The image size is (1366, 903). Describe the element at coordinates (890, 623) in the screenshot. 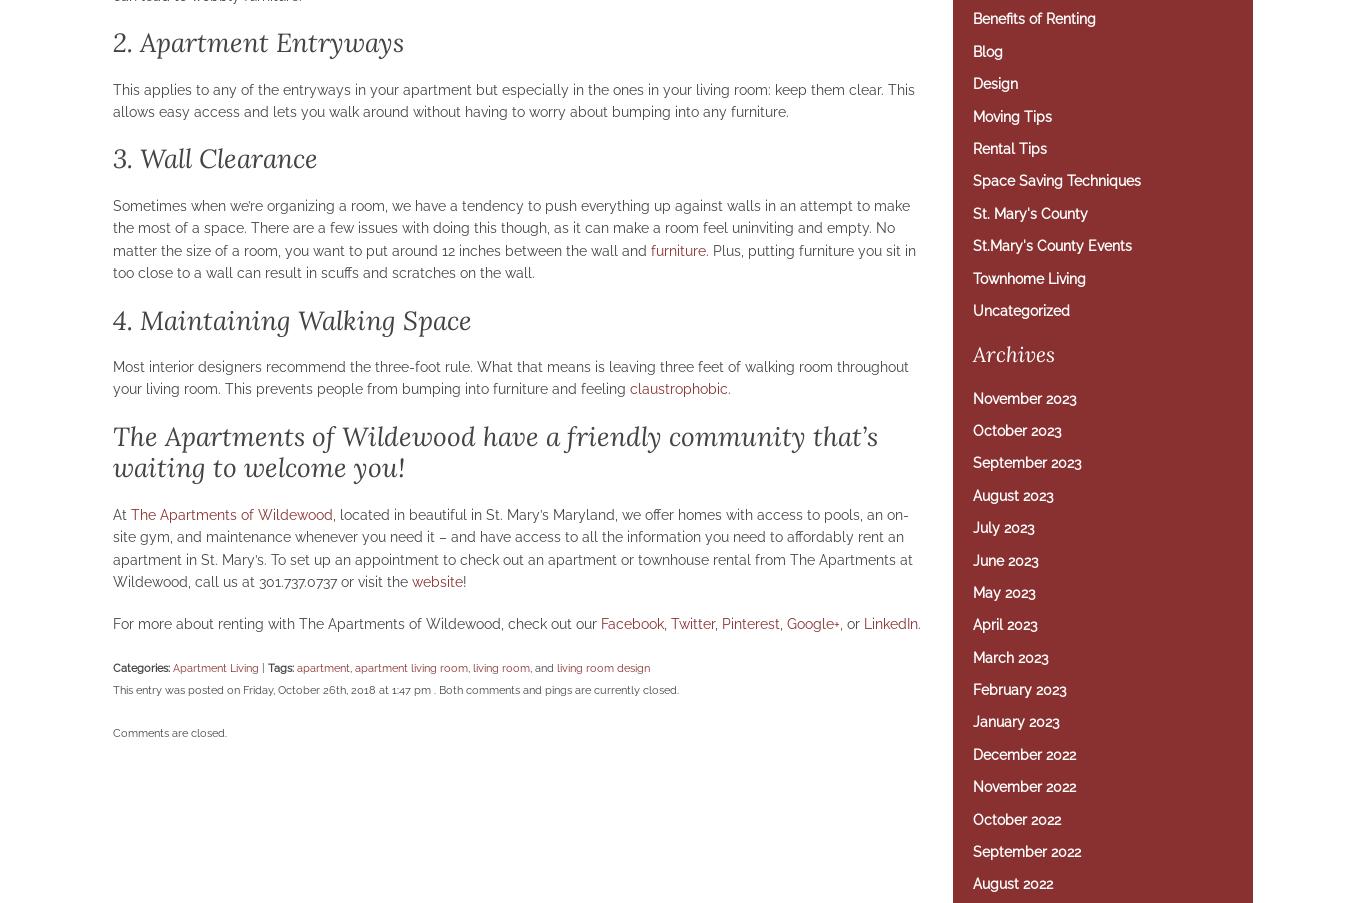

I see `'LinkedIn'` at that location.